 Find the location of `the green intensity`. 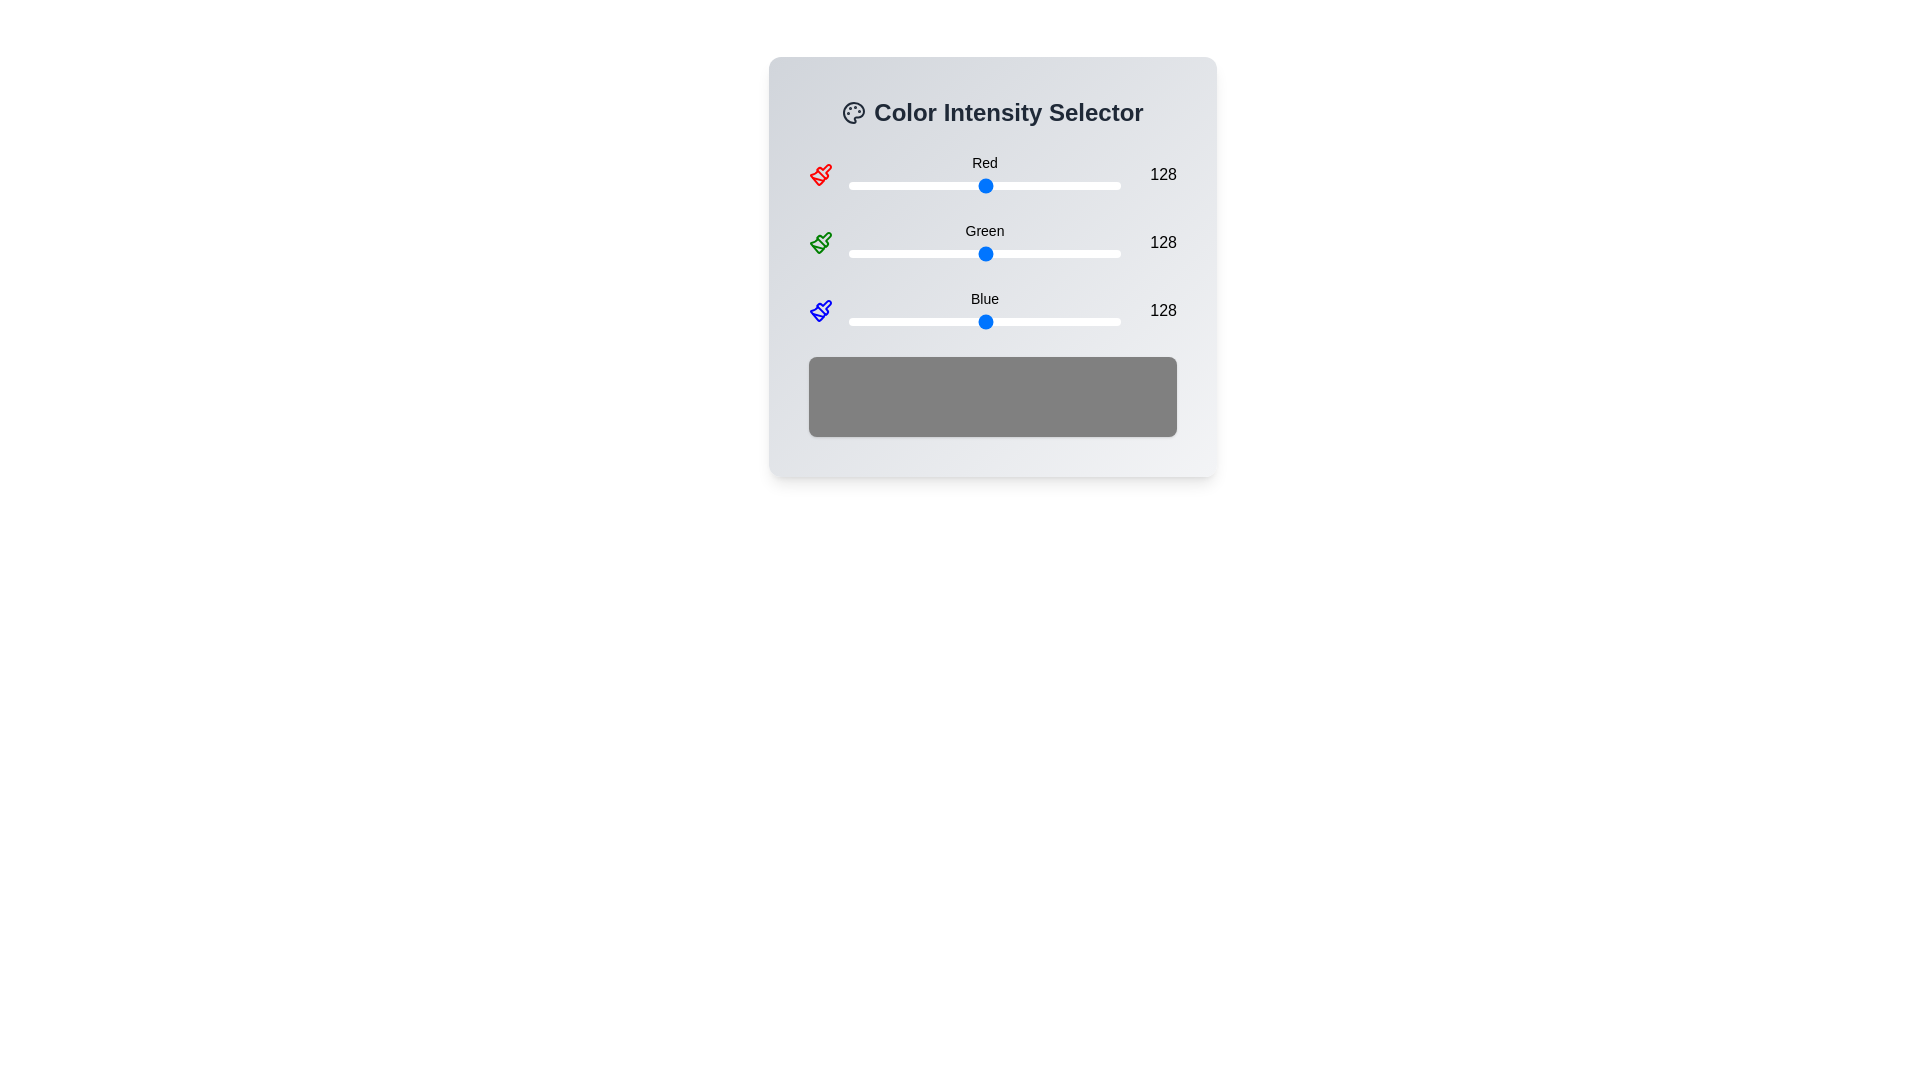

the green intensity is located at coordinates (1018, 253).